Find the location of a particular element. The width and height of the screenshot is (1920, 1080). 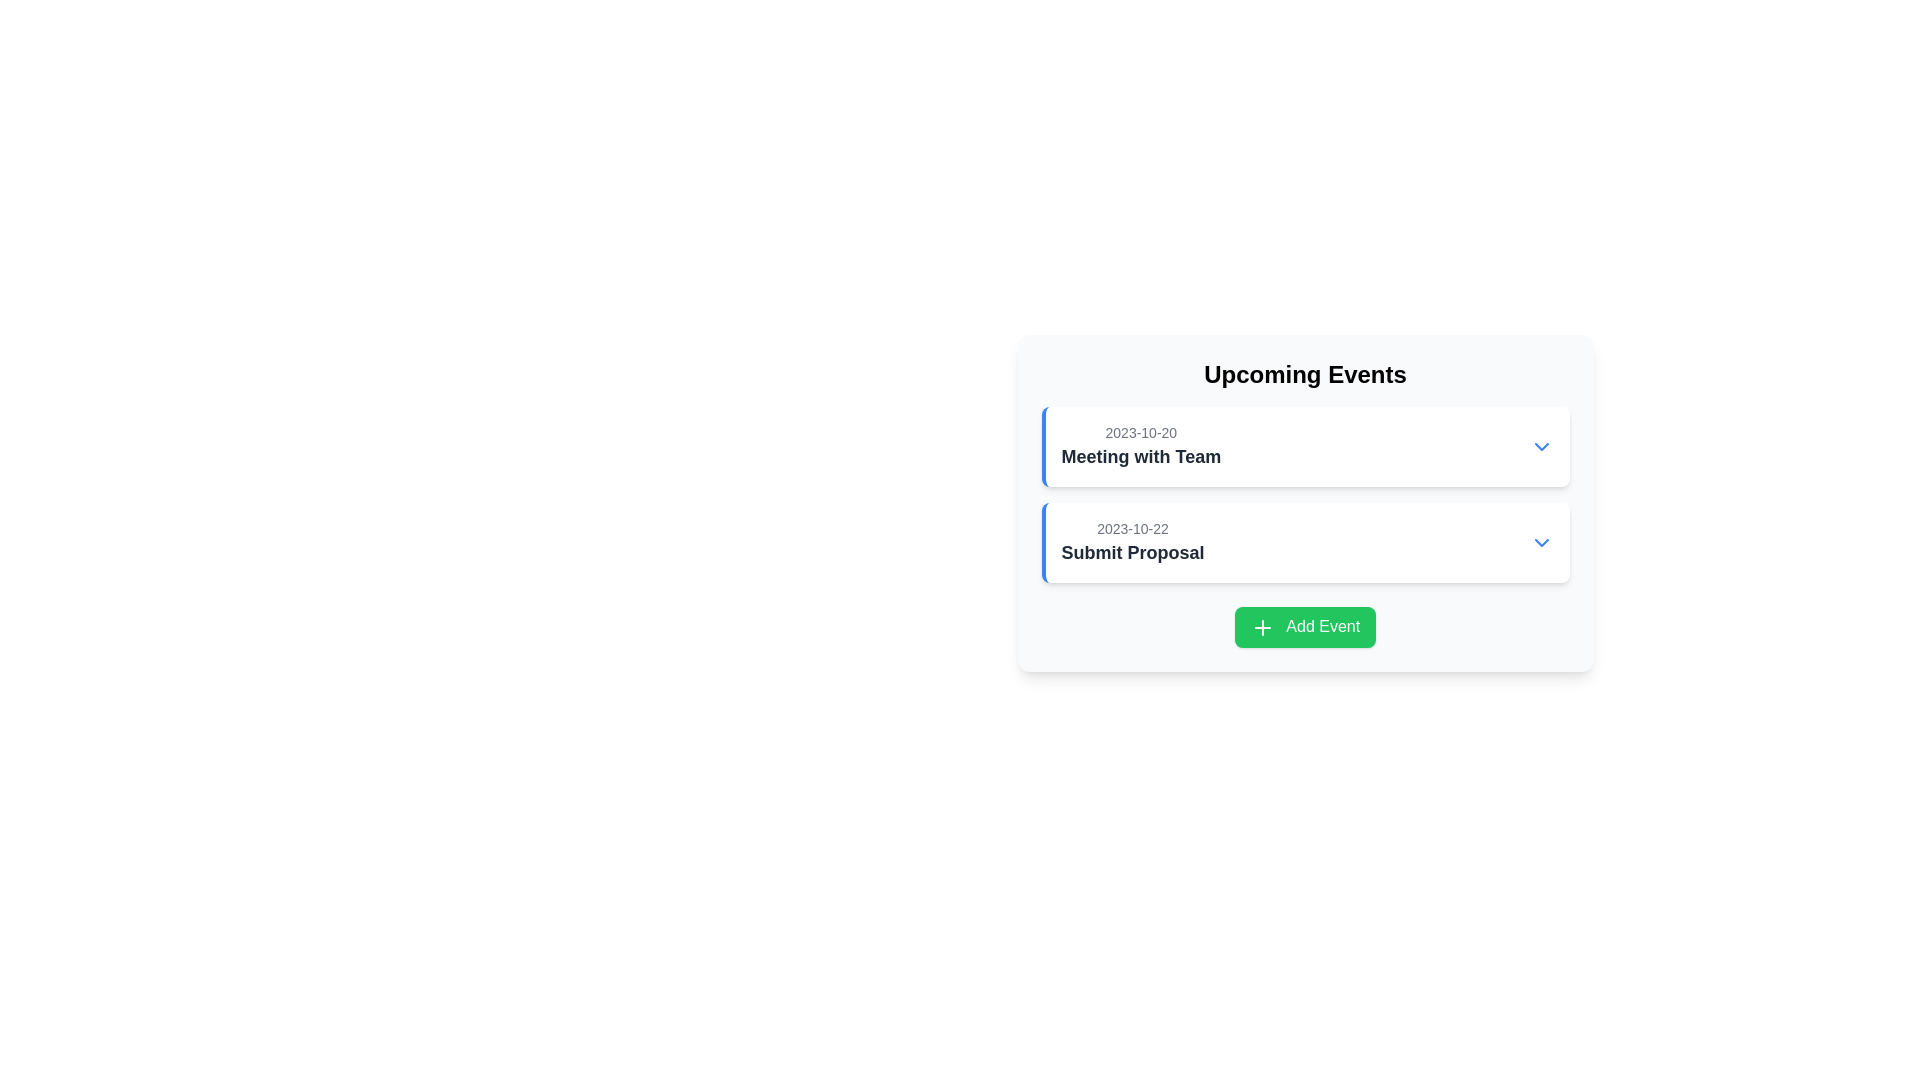

to select the first event item in the 'Upcoming Events' list, which displays the date and title of an event is located at coordinates (1141, 446).